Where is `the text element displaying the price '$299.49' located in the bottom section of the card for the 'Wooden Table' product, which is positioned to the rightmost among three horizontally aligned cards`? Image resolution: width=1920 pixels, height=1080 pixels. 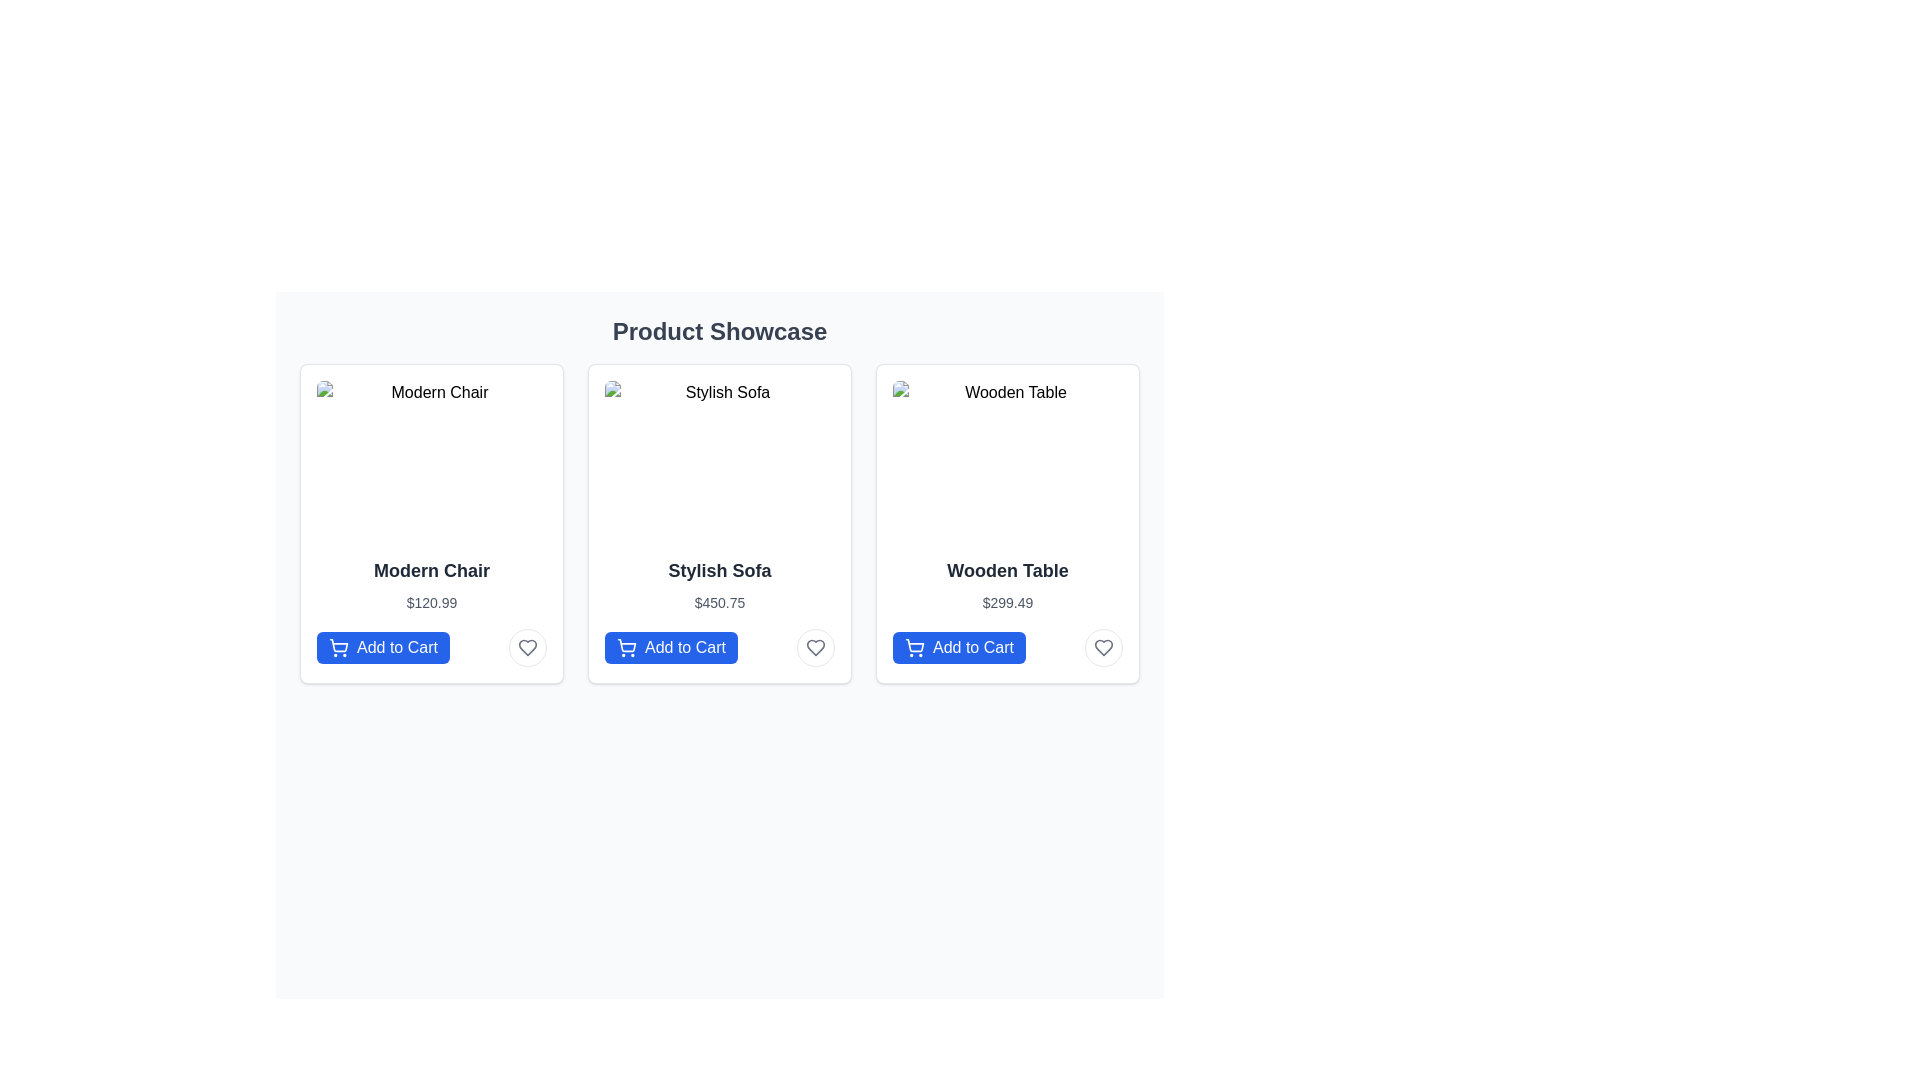
the text element displaying the price '$299.49' located in the bottom section of the card for the 'Wooden Table' product, which is positioned to the rightmost among three horizontally aligned cards is located at coordinates (1008, 601).